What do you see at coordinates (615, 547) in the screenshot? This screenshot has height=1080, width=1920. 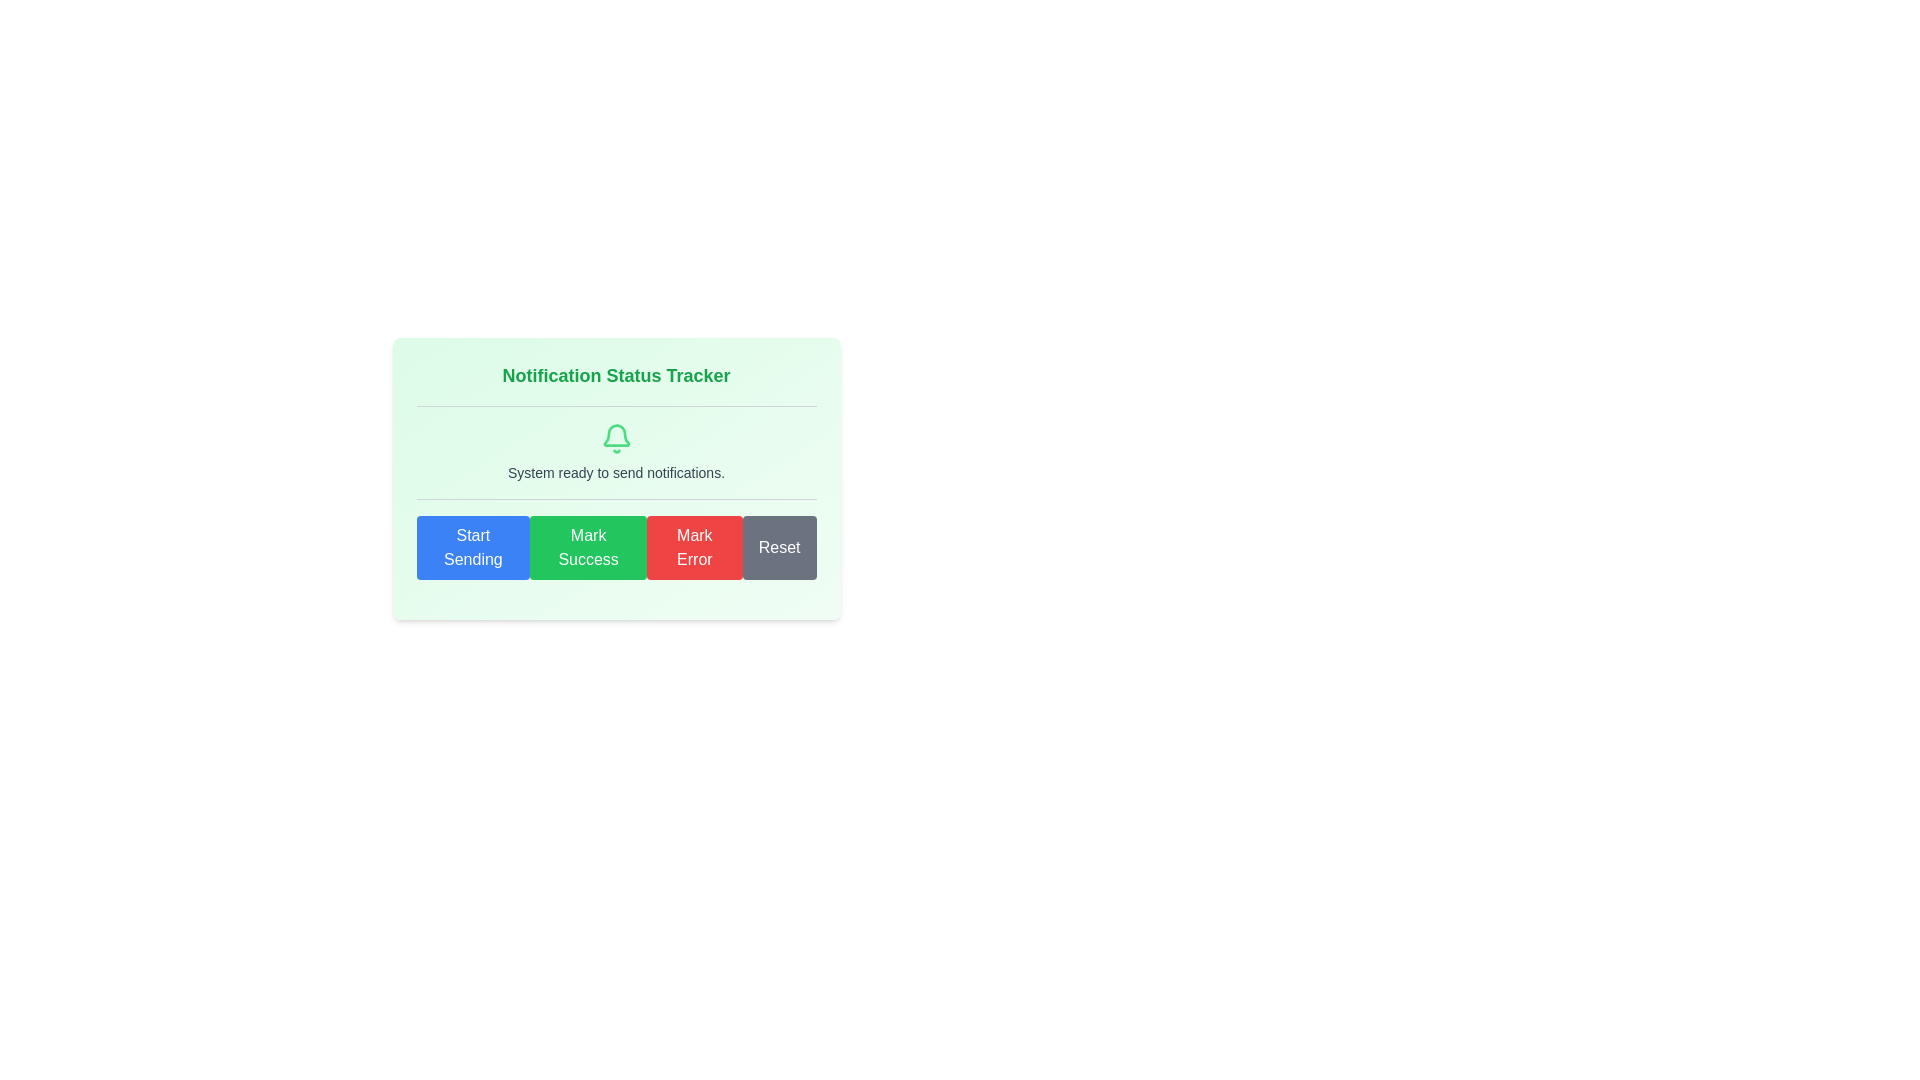 I see `the green button labeled 'Mark Success'` at bounding box center [615, 547].